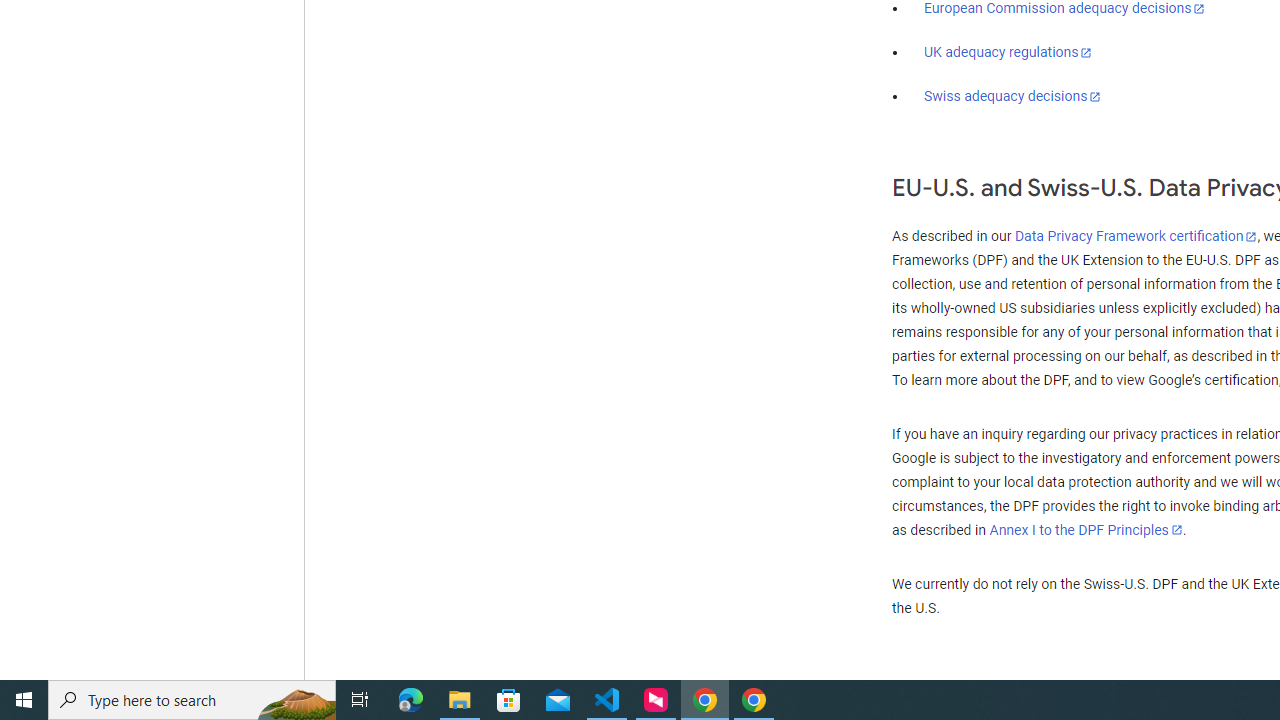 The image size is (1280, 720). I want to click on 'European Commission adequacy decisions', so click(1063, 9).